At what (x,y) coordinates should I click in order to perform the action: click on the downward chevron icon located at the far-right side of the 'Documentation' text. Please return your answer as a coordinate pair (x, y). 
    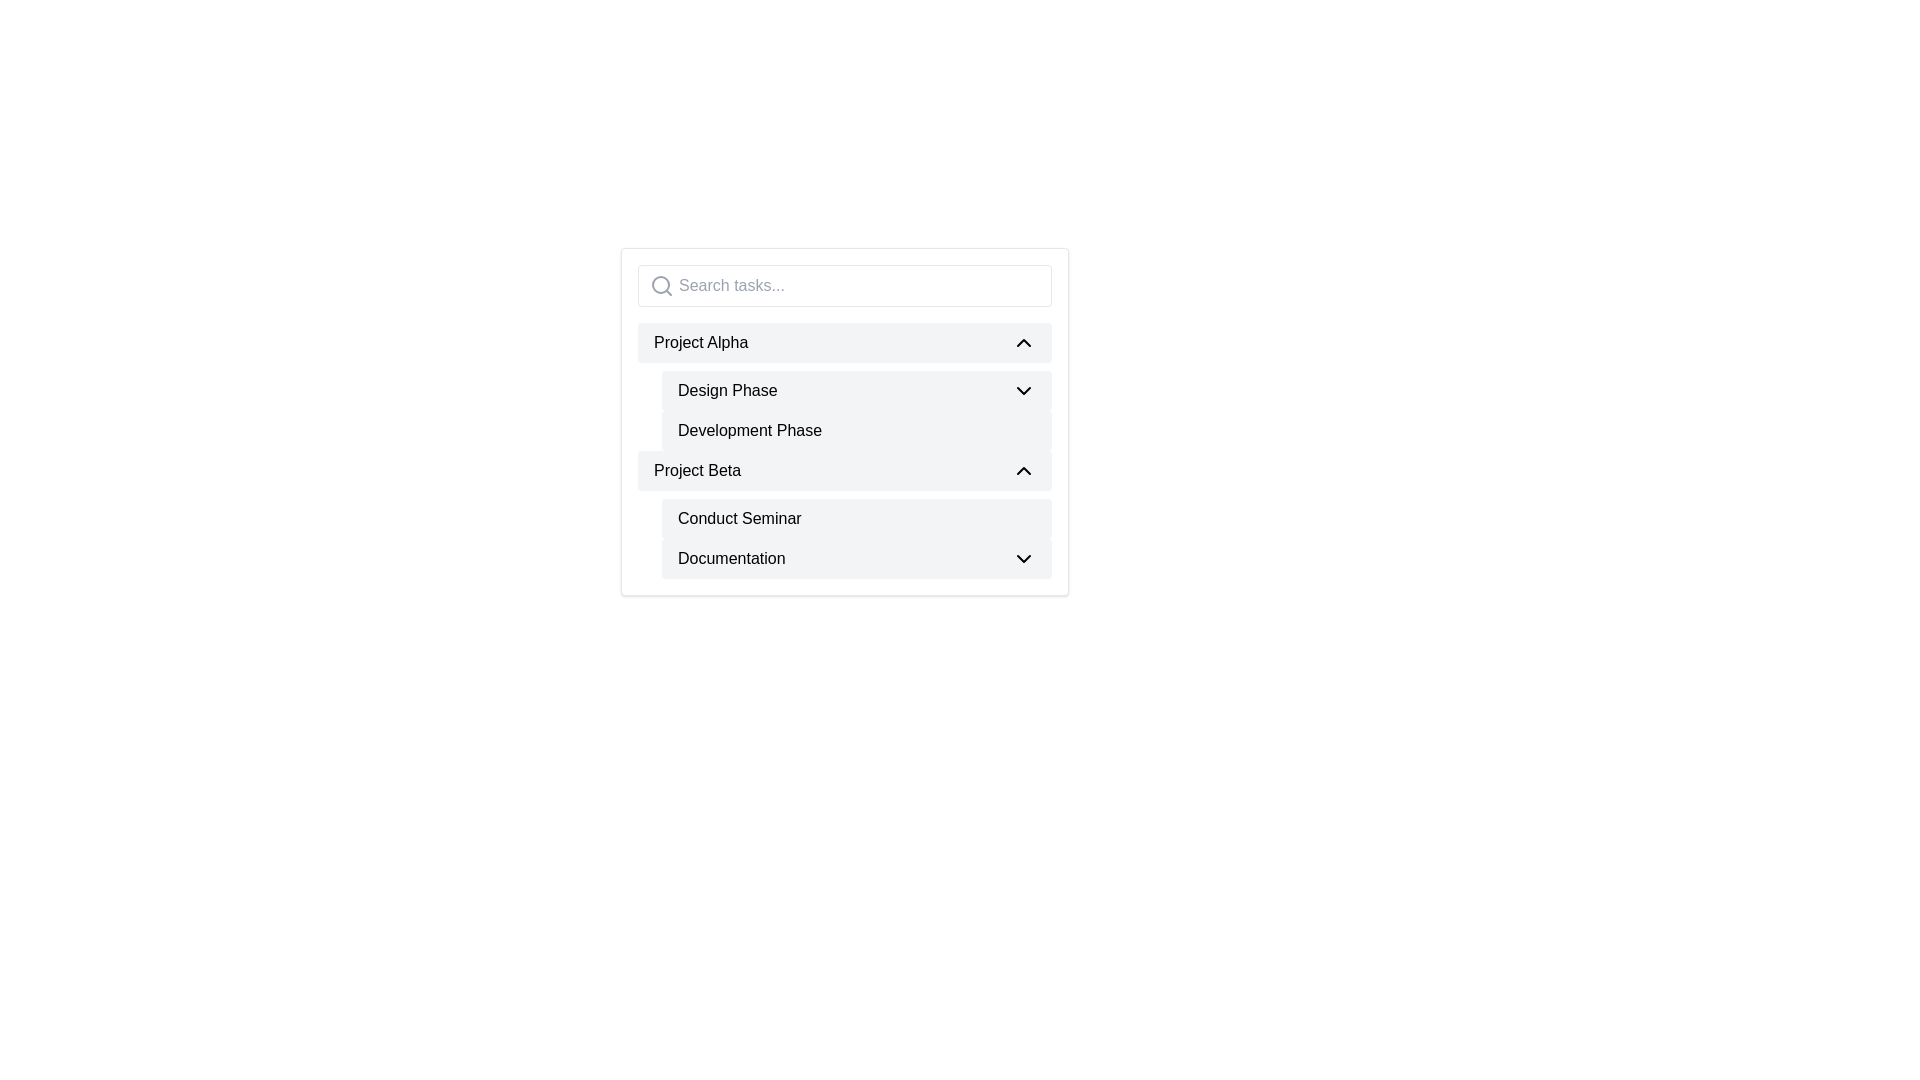
    Looking at the image, I should click on (1023, 559).